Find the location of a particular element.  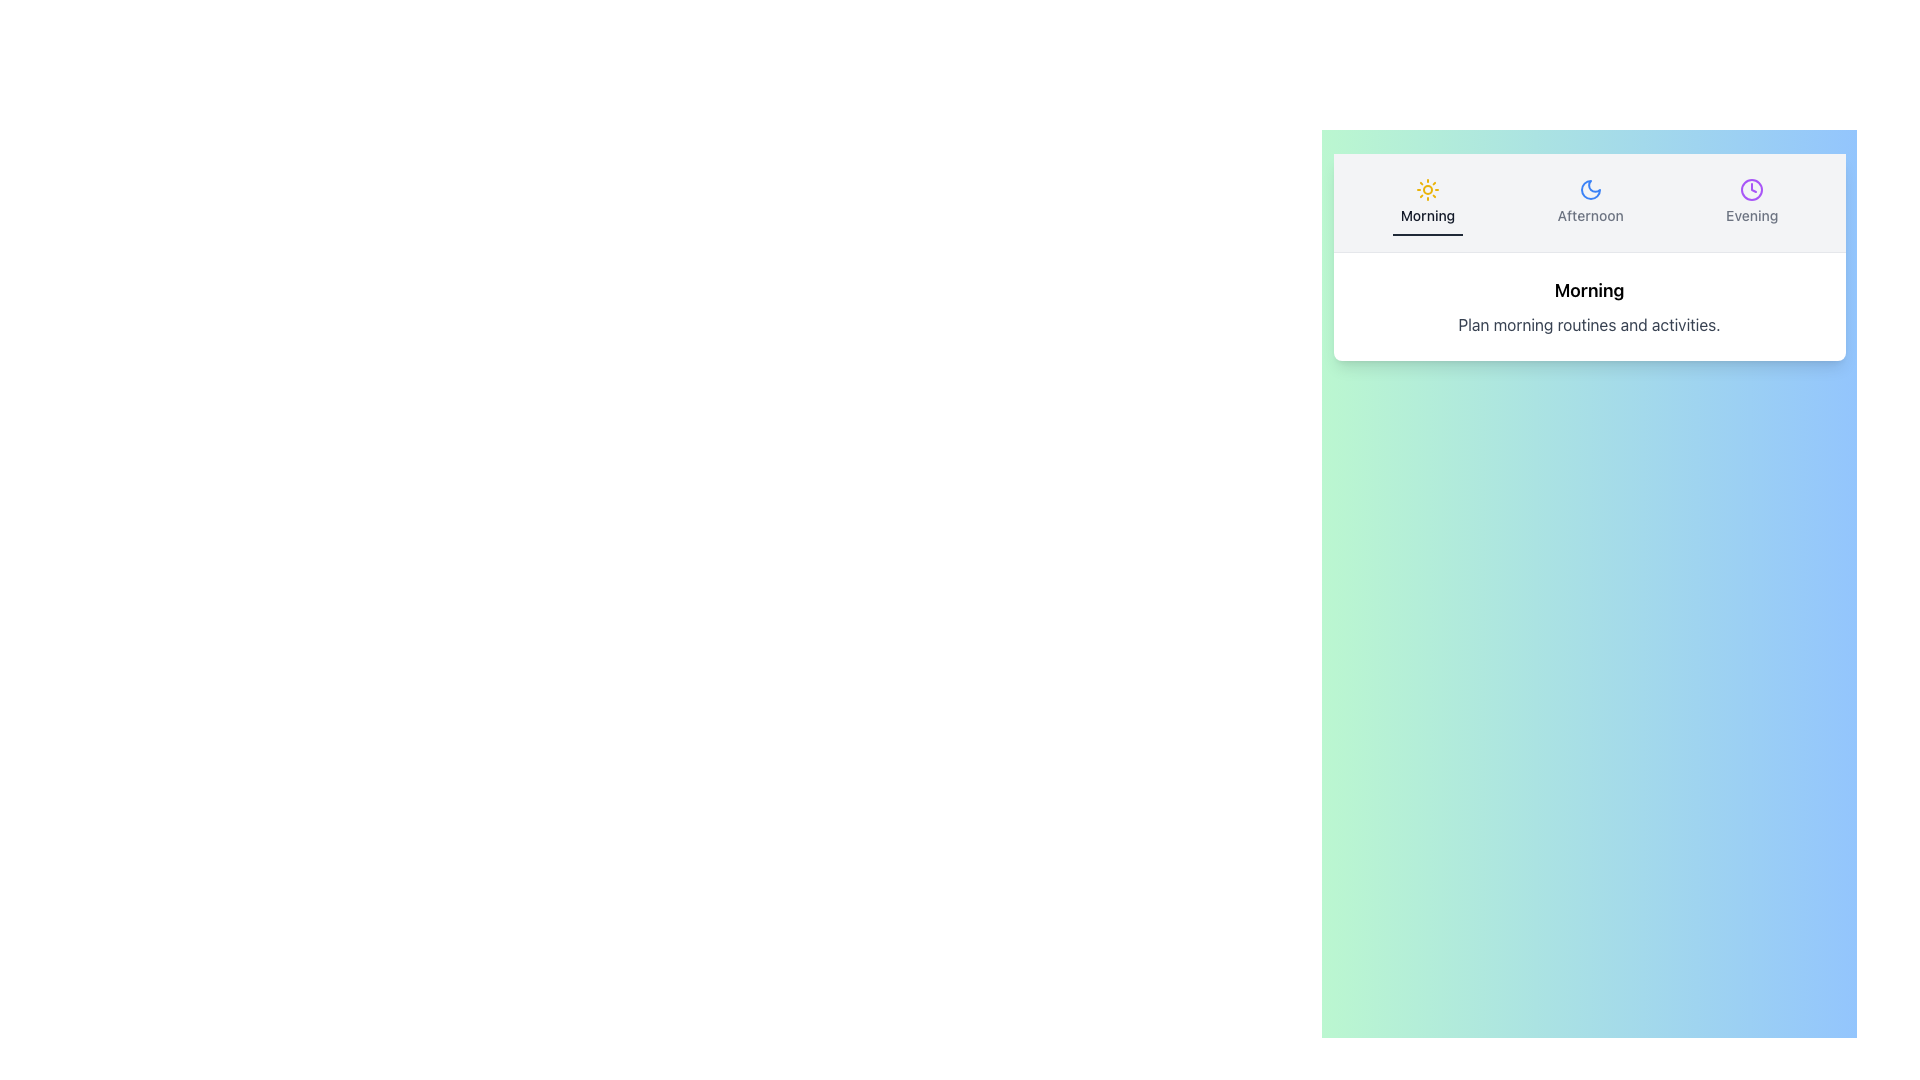

the 'Afternoon' icon, which serves as a visual representation for the corresponding section in the application is located at coordinates (1589, 189).